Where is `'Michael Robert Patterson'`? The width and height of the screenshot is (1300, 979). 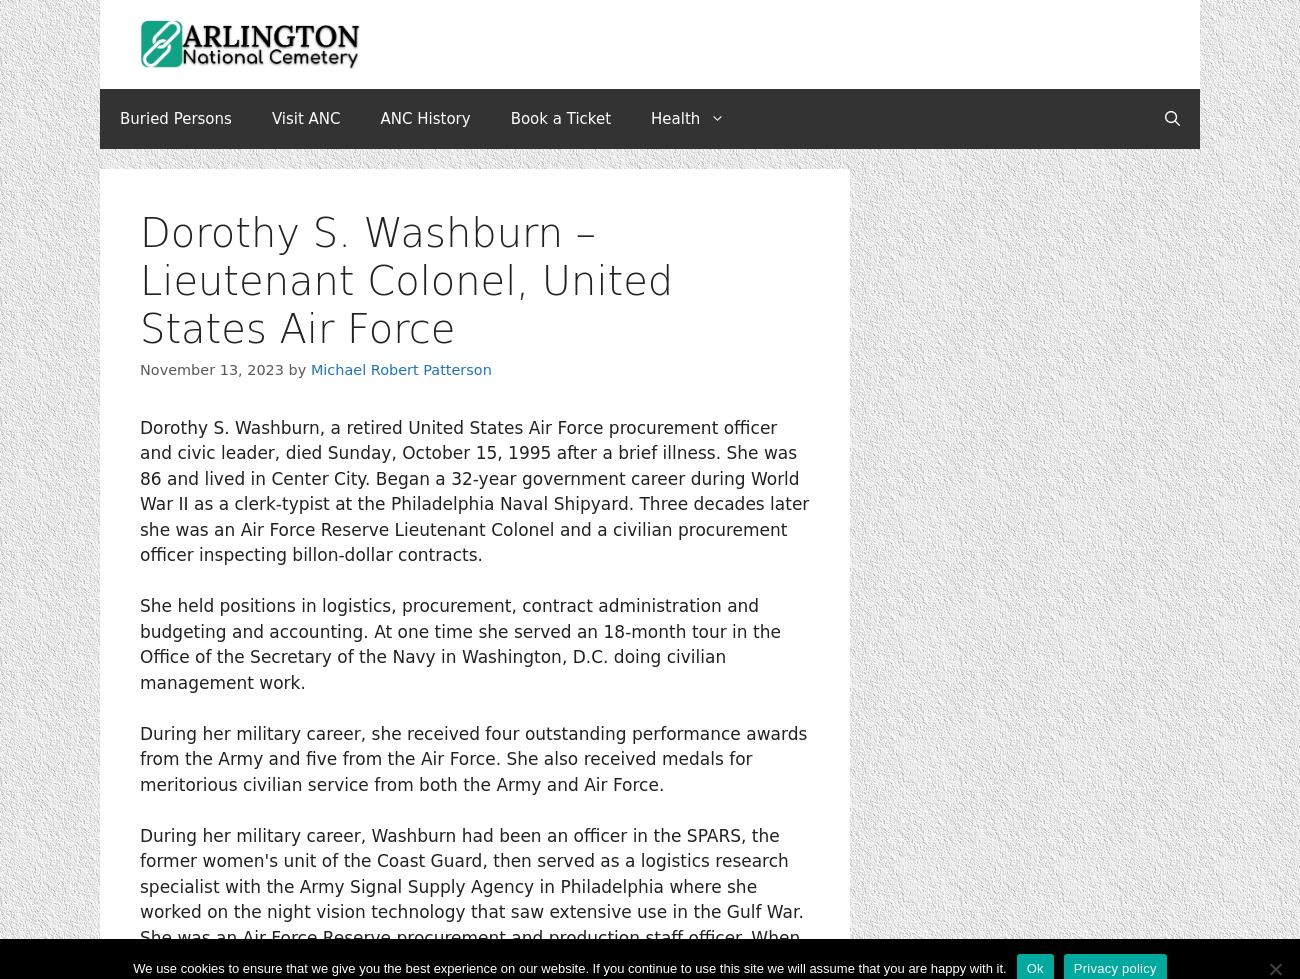 'Michael Robert Patterson' is located at coordinates (310, 369).